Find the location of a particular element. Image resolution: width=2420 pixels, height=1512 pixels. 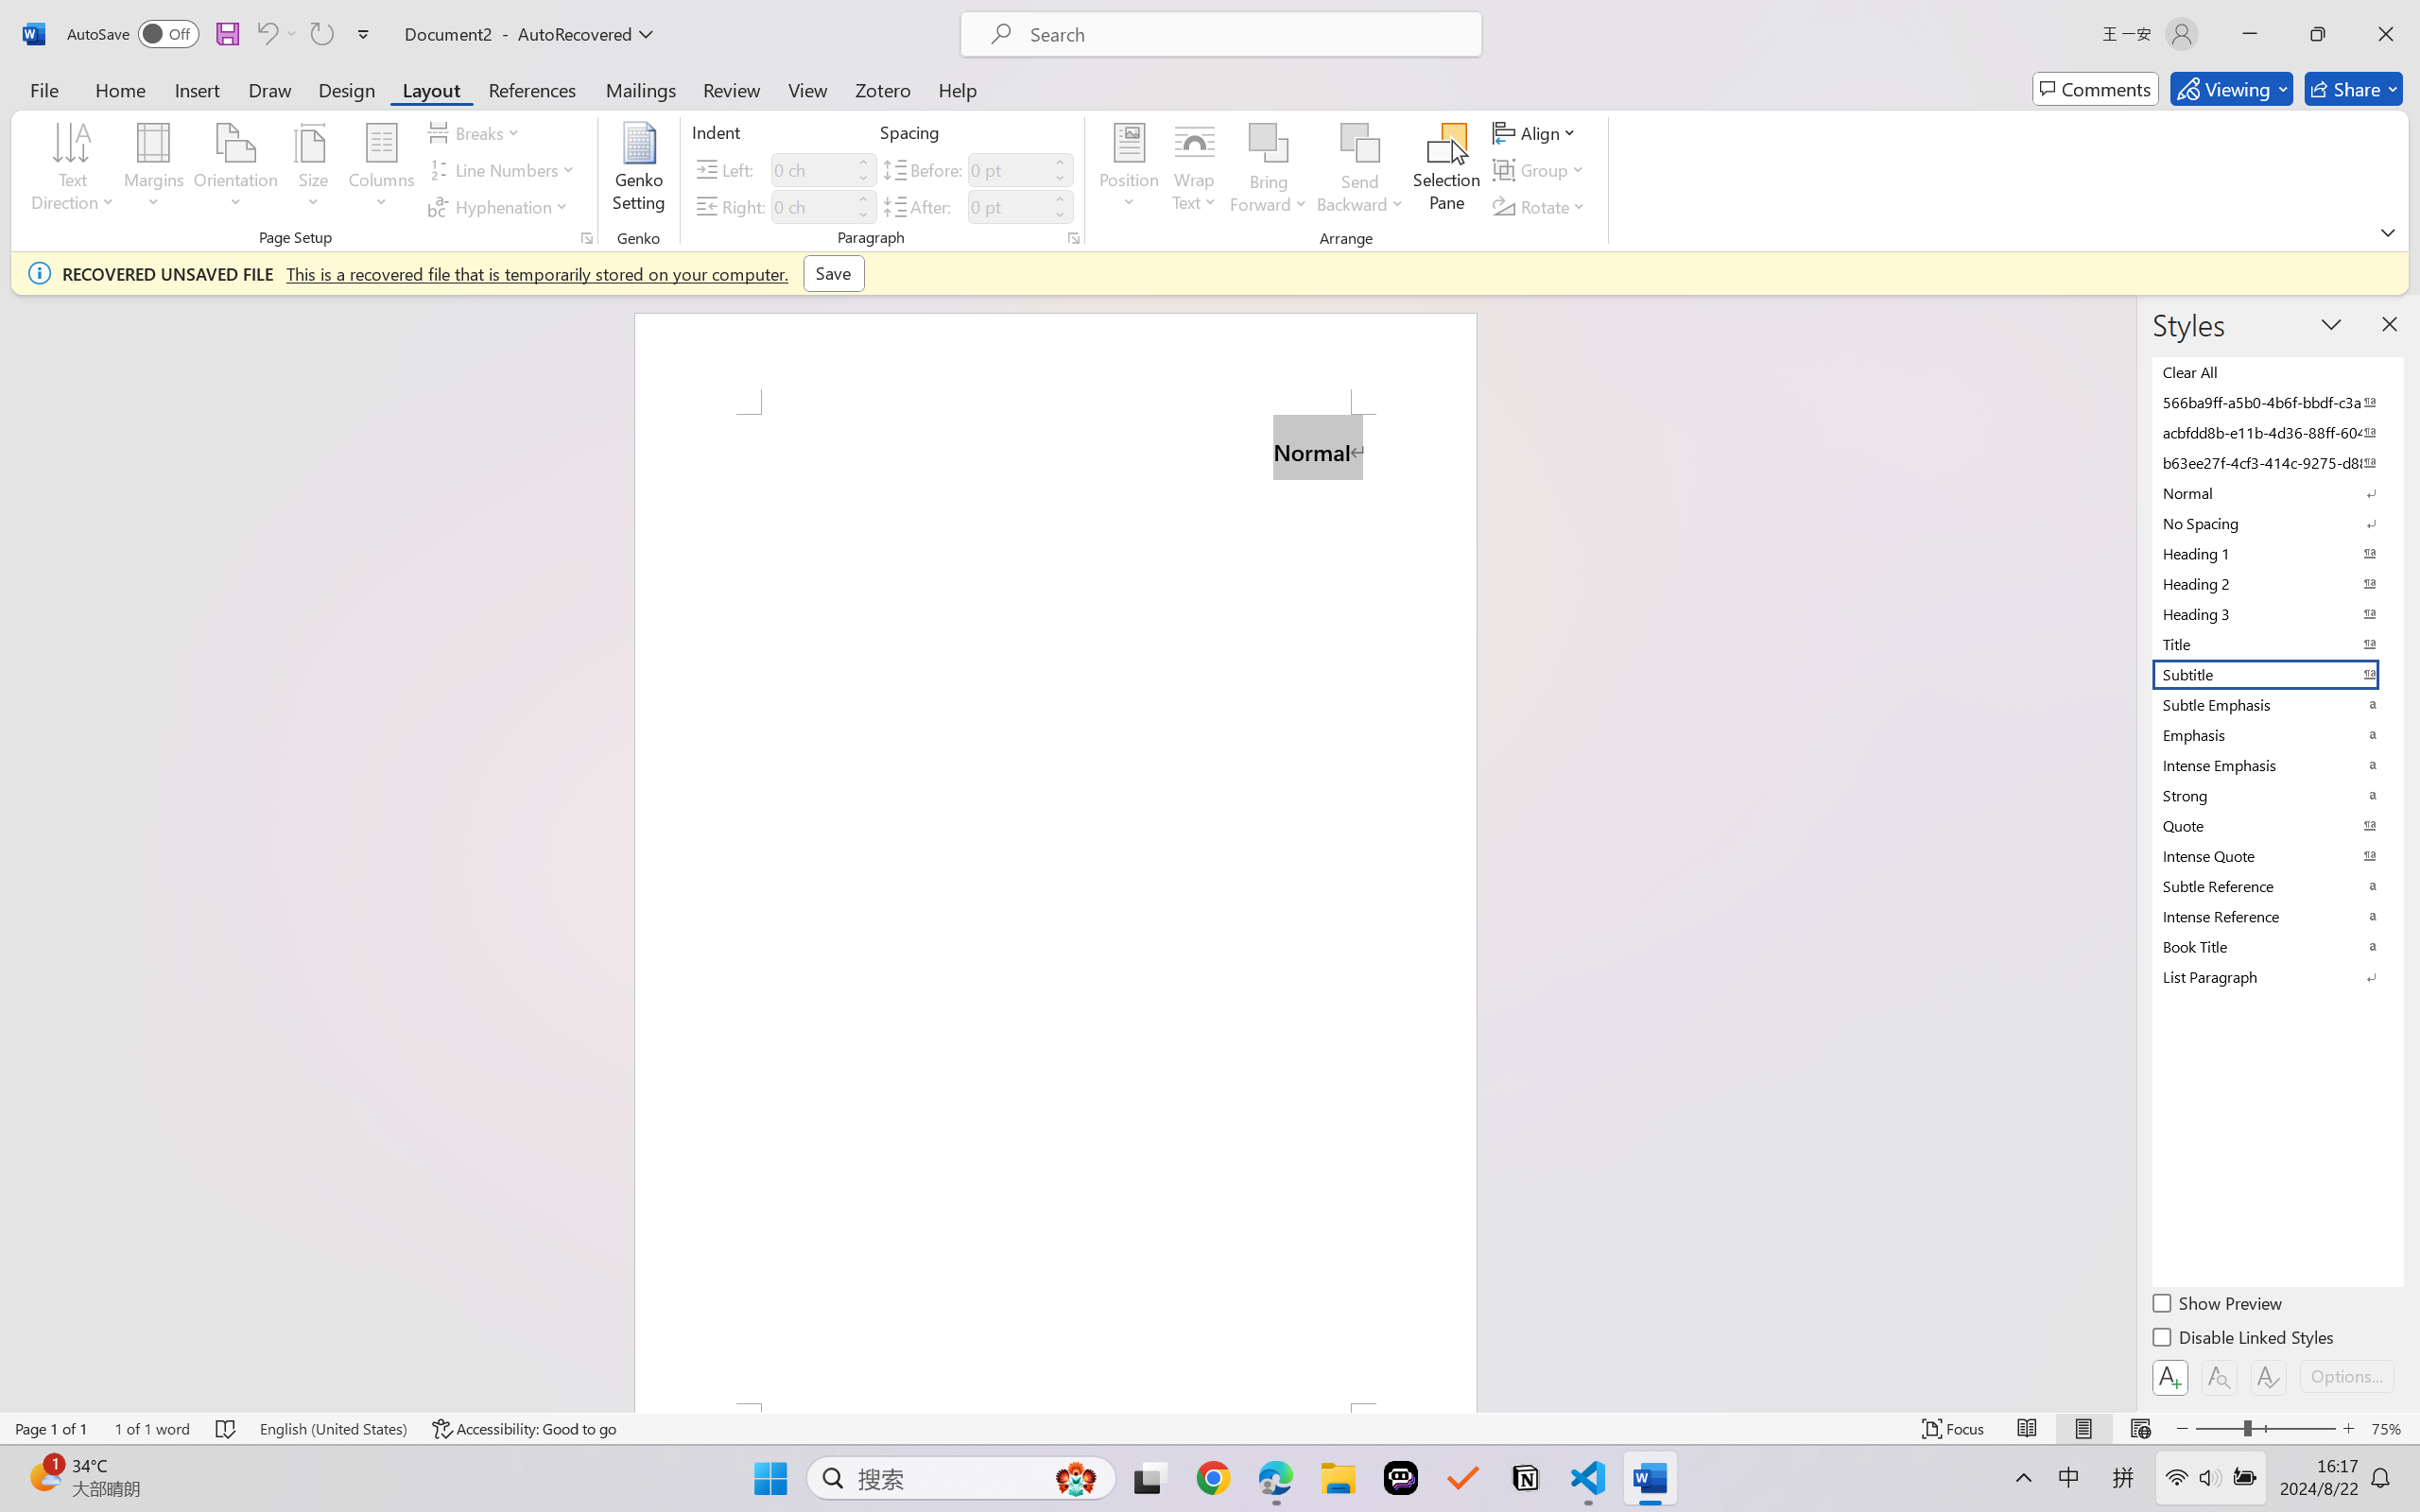

'Intense Emphasis' is located at coordinates (2275, 764).